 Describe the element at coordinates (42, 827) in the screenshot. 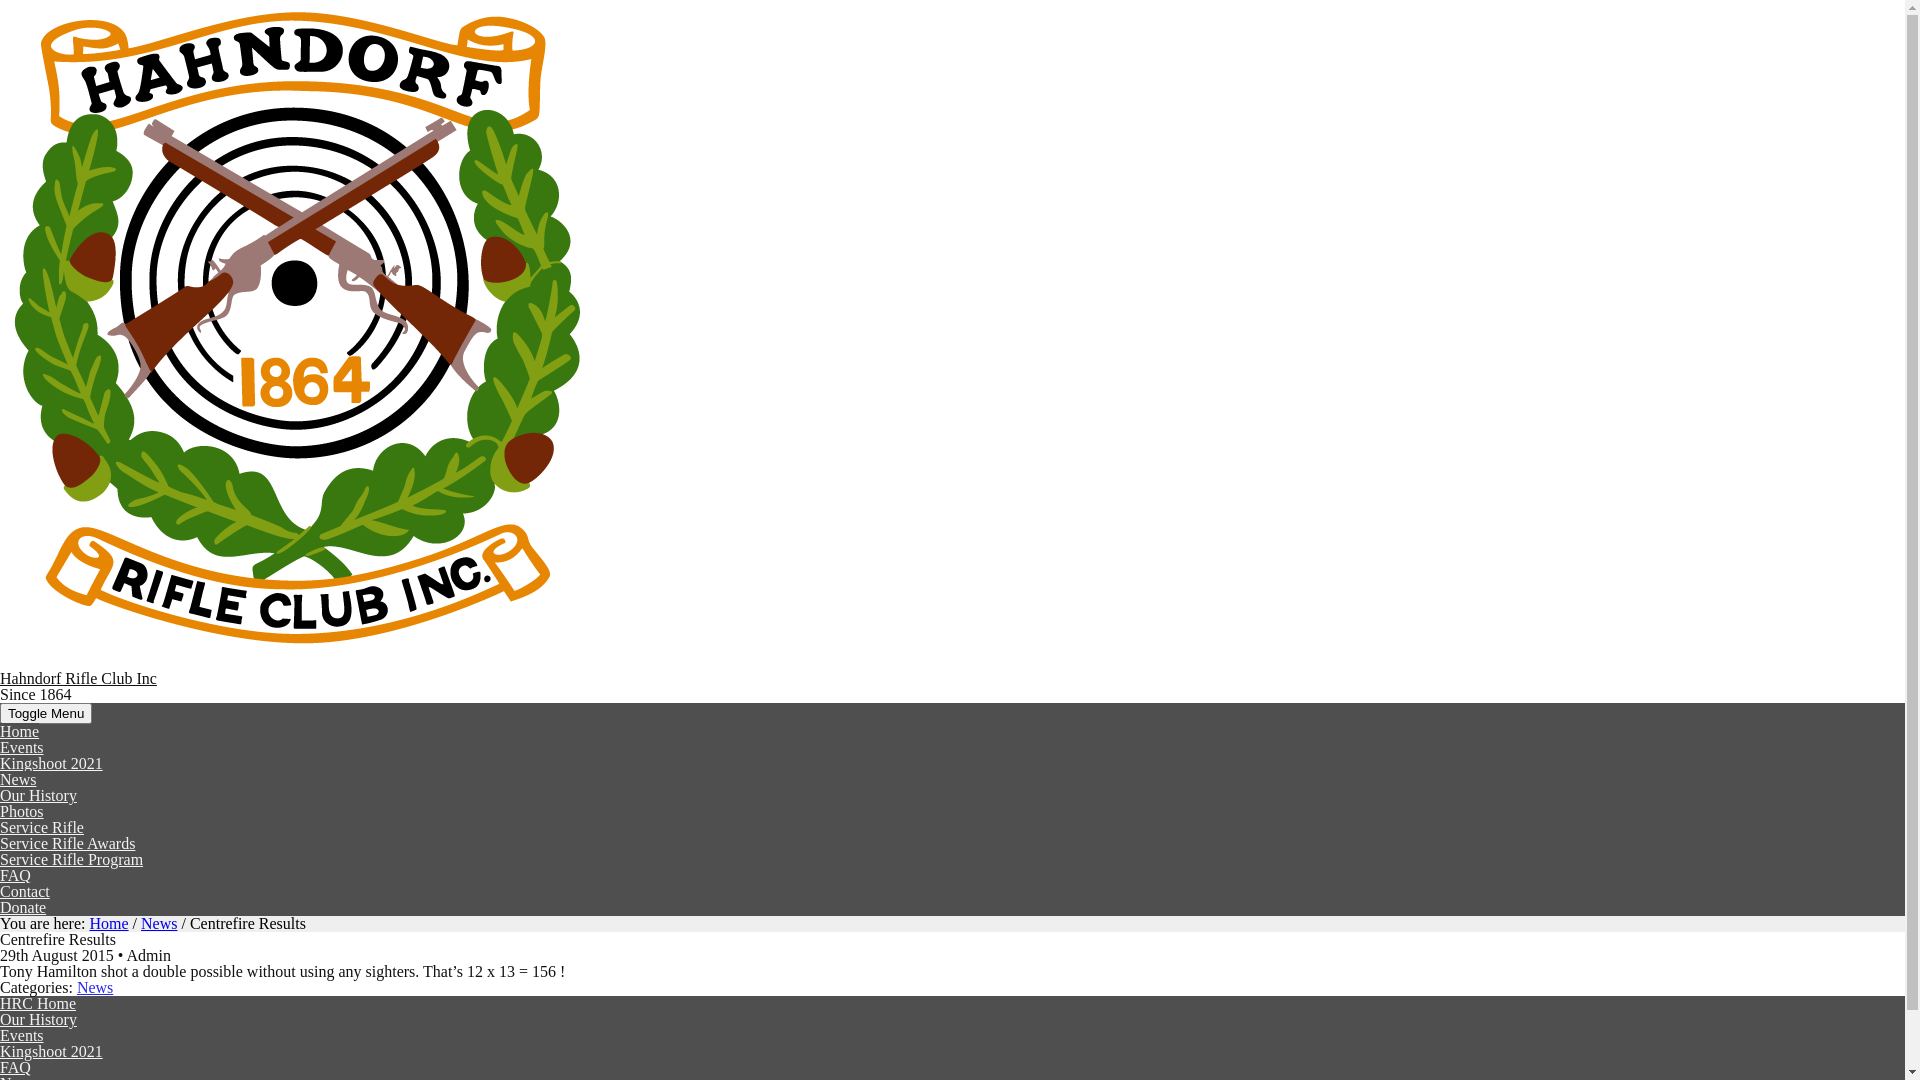

I see `'Service Rifle'` at that location.